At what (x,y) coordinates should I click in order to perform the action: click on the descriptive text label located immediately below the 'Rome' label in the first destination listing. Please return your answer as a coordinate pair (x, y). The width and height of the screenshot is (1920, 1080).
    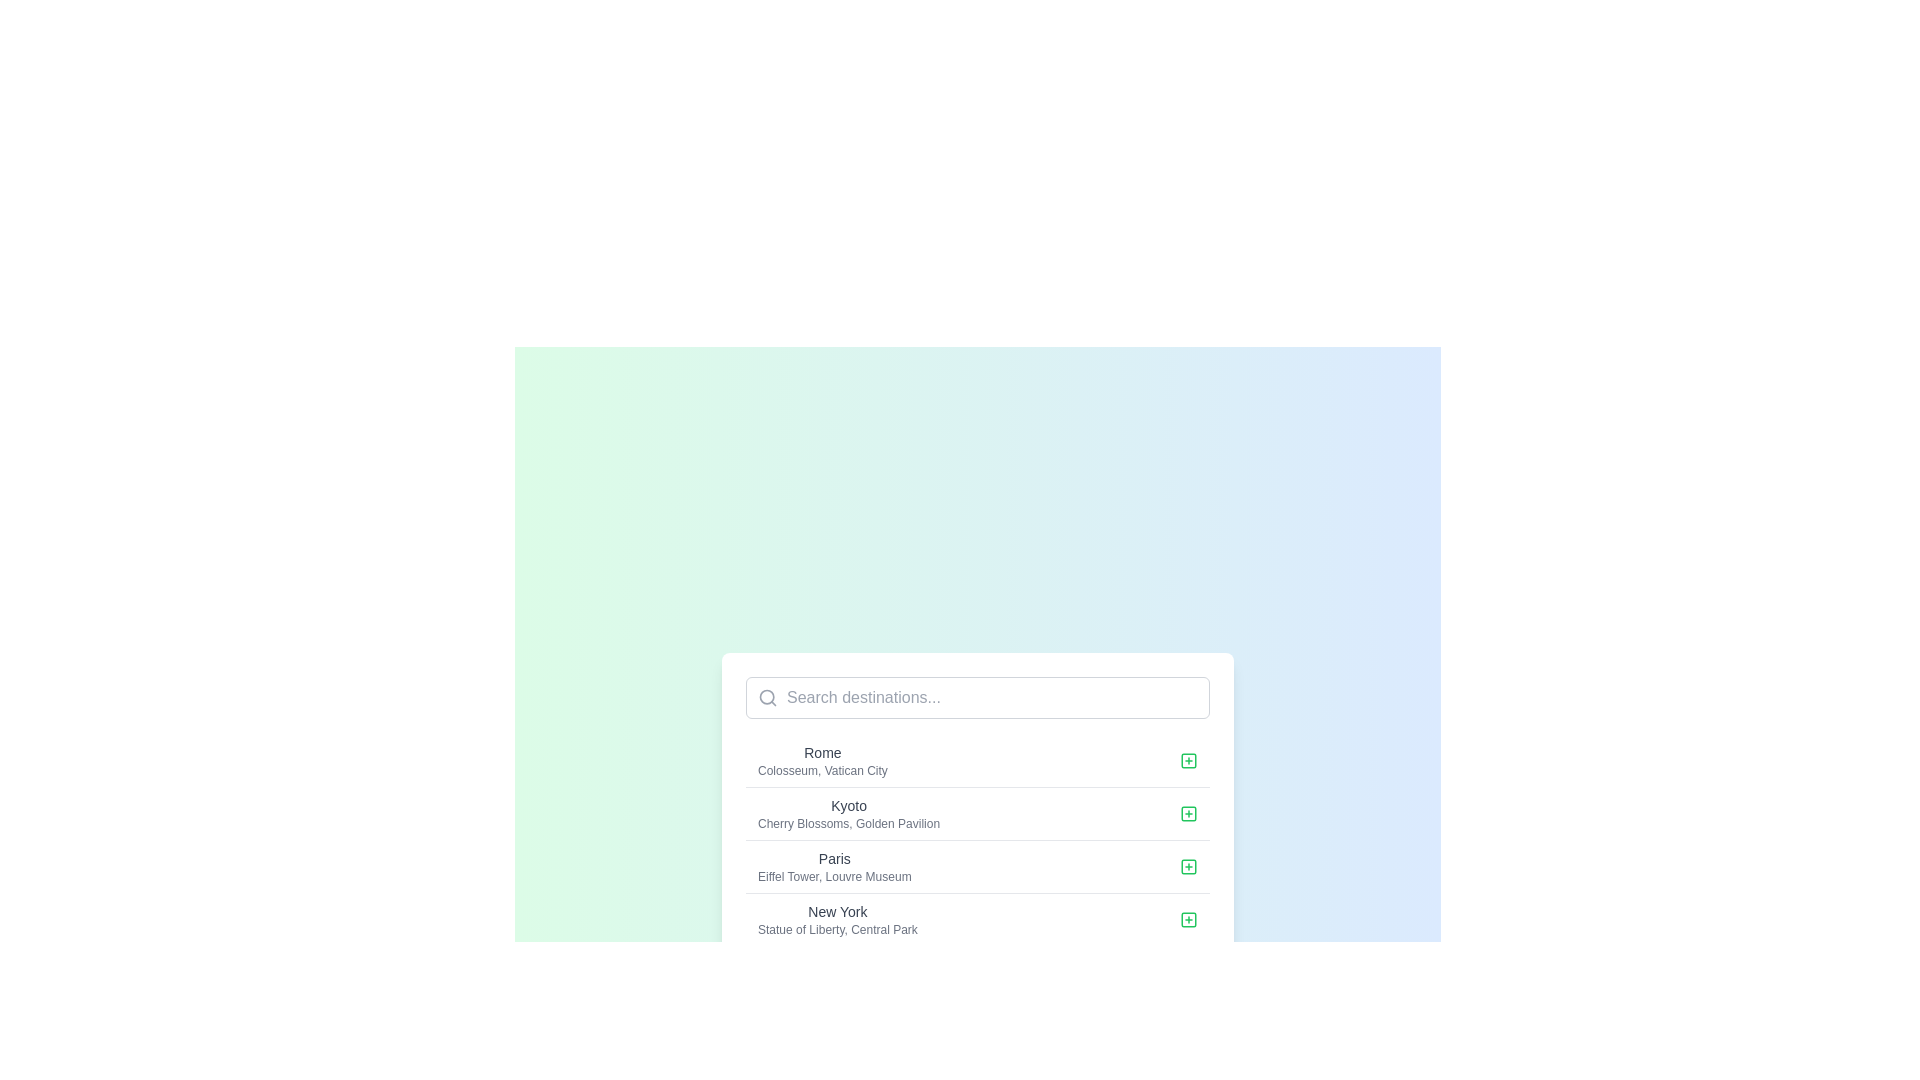
    Looking at the image, I should click on (822, 770).